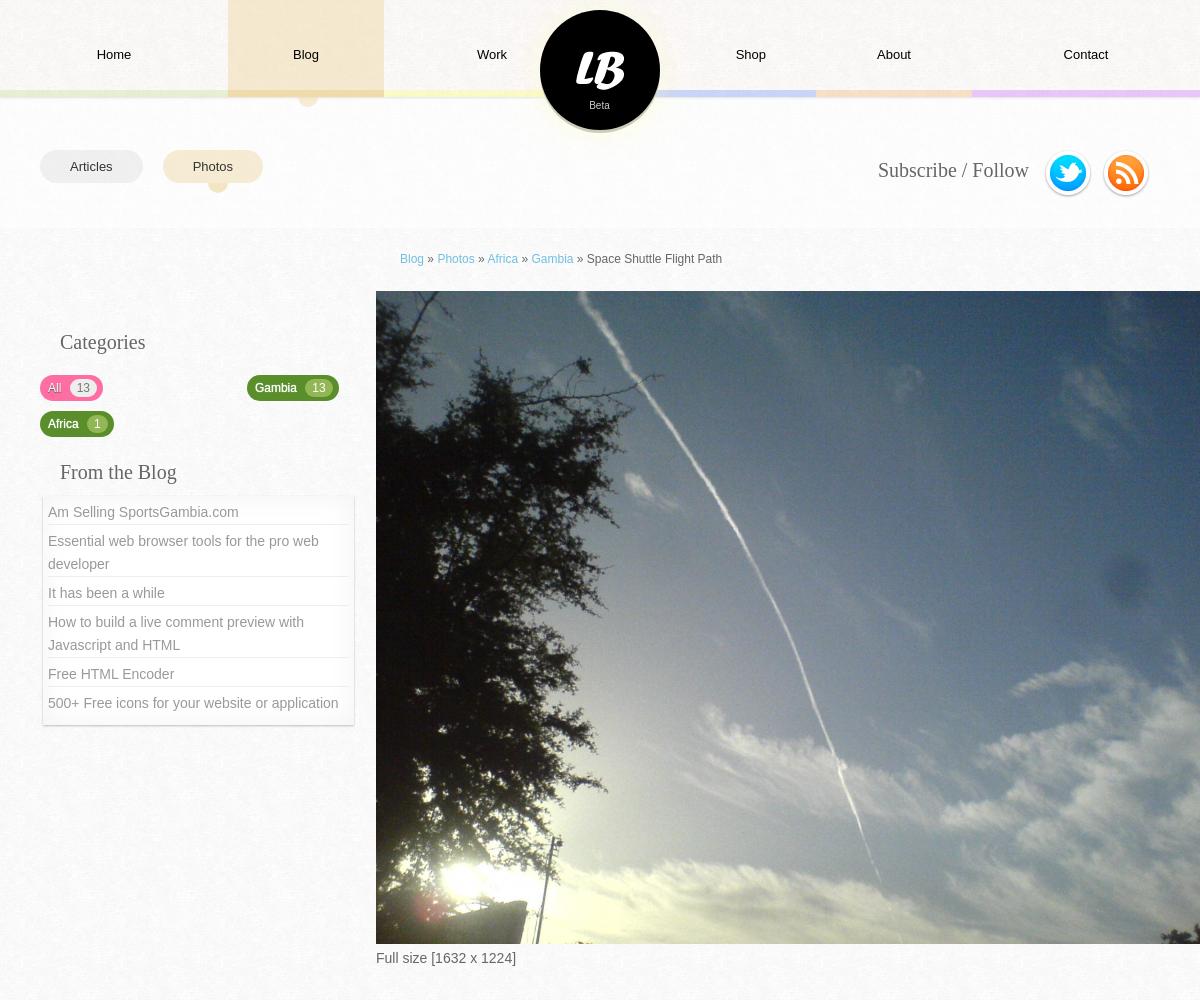  What do you see at coordinates (175, 633) in the screenshot?
I see `'How to build a live comment preview with Javascript and HTML'` at bounding box center [175, 633].